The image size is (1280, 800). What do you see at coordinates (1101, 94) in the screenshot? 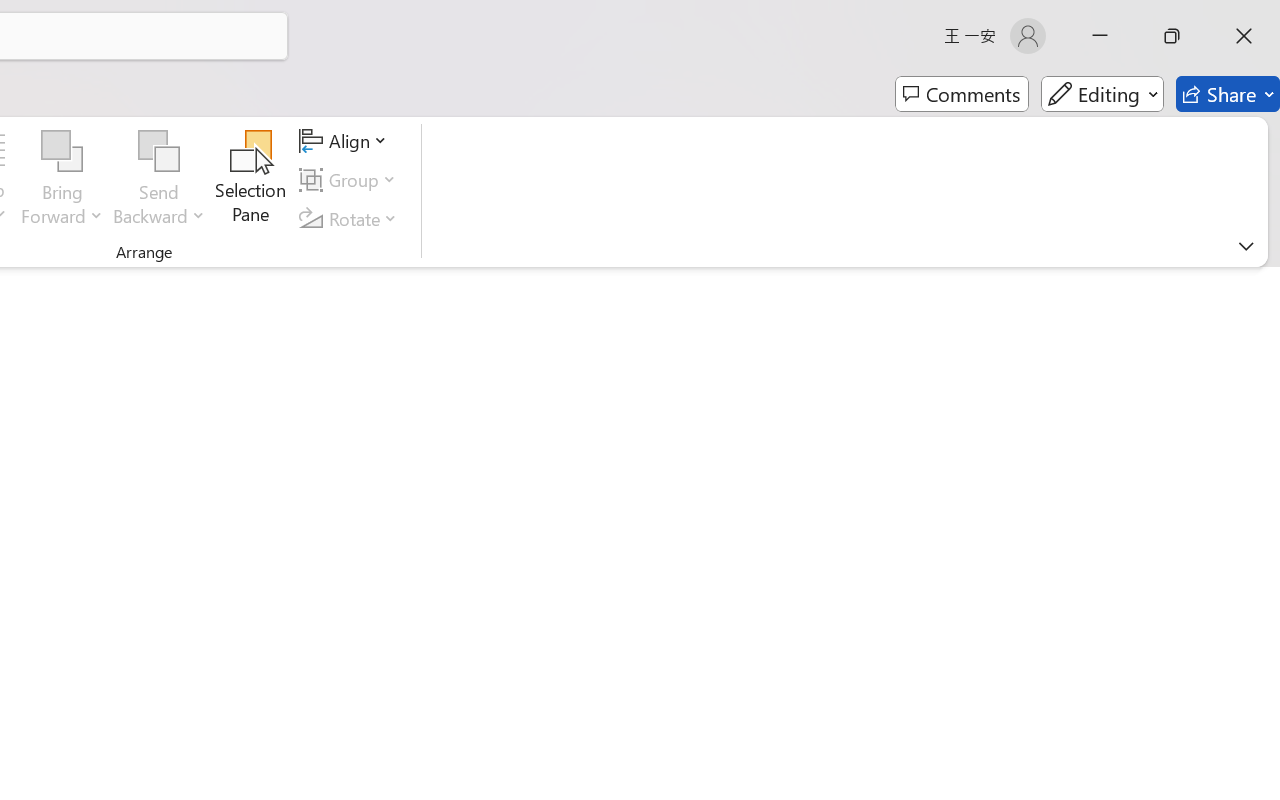
I see `'Editing'` at bounding box center [1101, 94].